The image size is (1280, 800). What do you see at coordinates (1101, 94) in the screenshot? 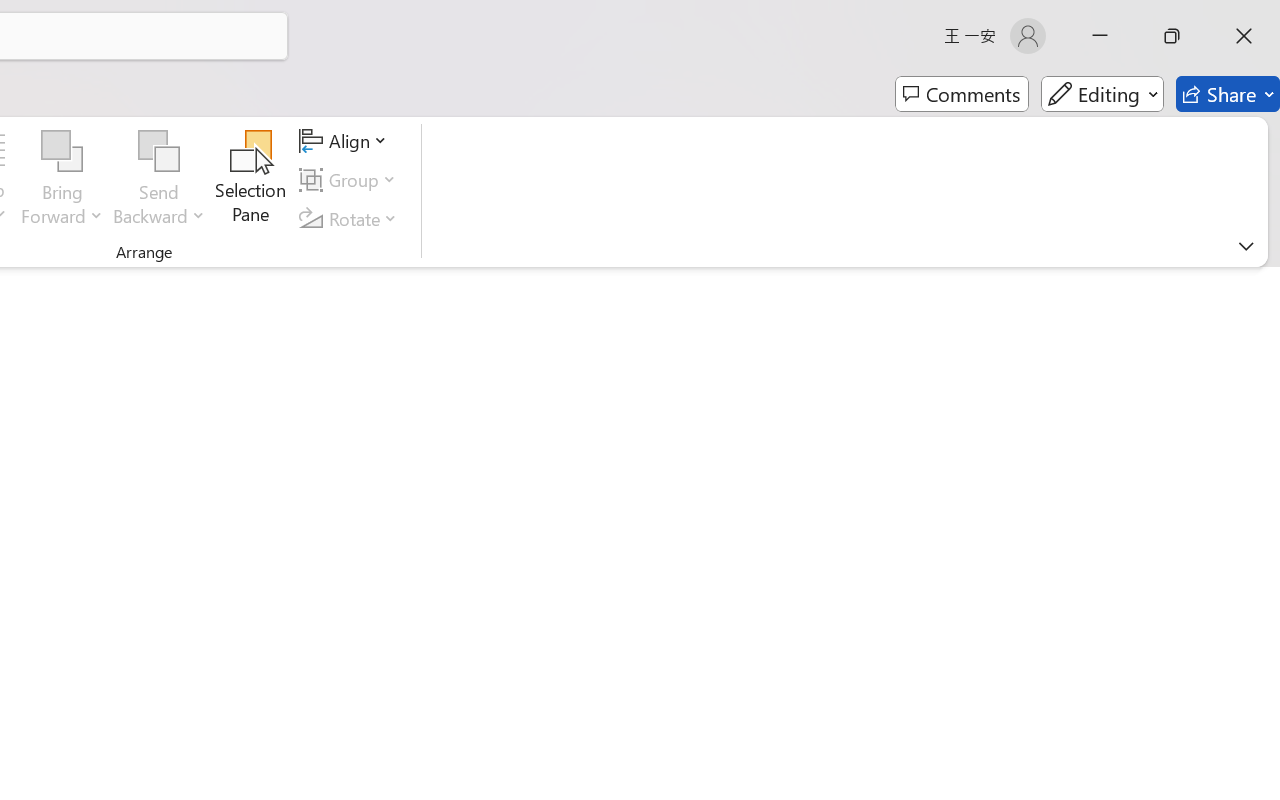
I see `'Editing'` at bounding box center [1101, 94].